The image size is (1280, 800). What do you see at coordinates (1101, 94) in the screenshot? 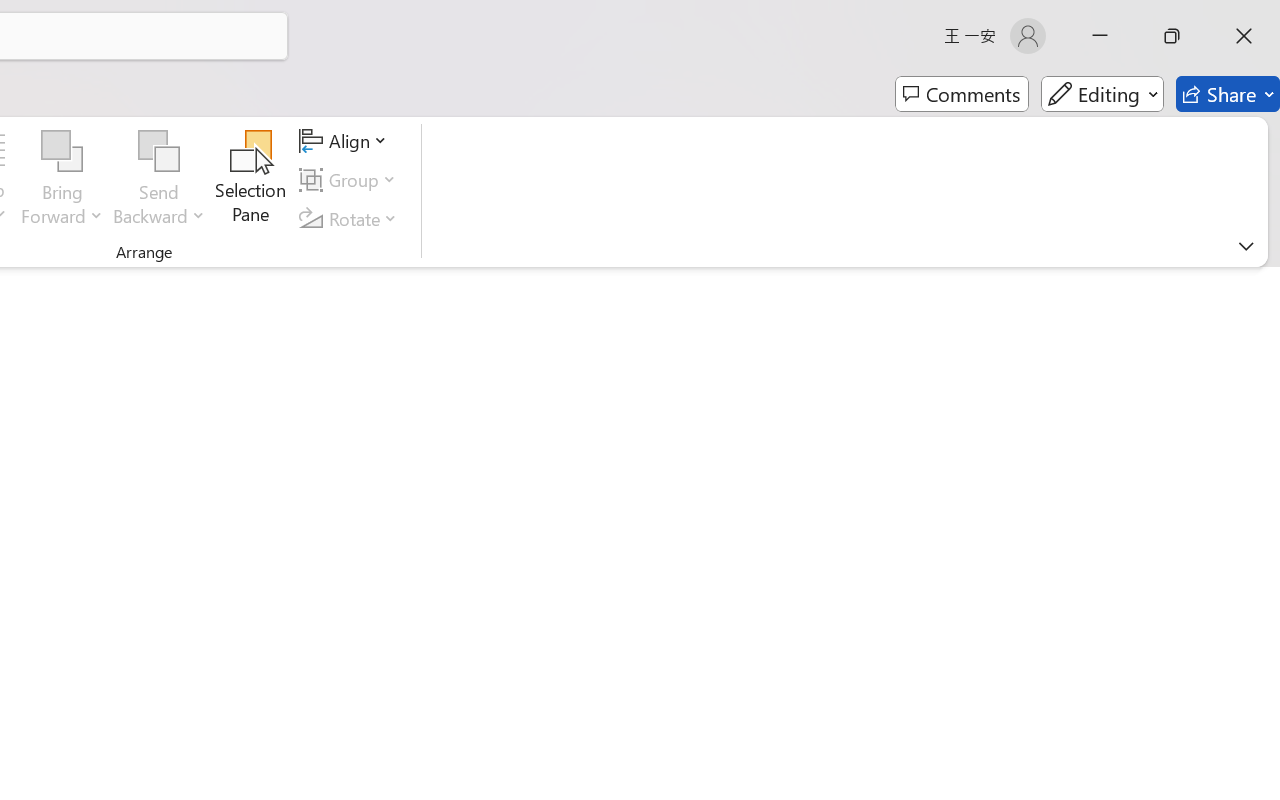
I see `'Editing'` at bounding box center [1101, 94].